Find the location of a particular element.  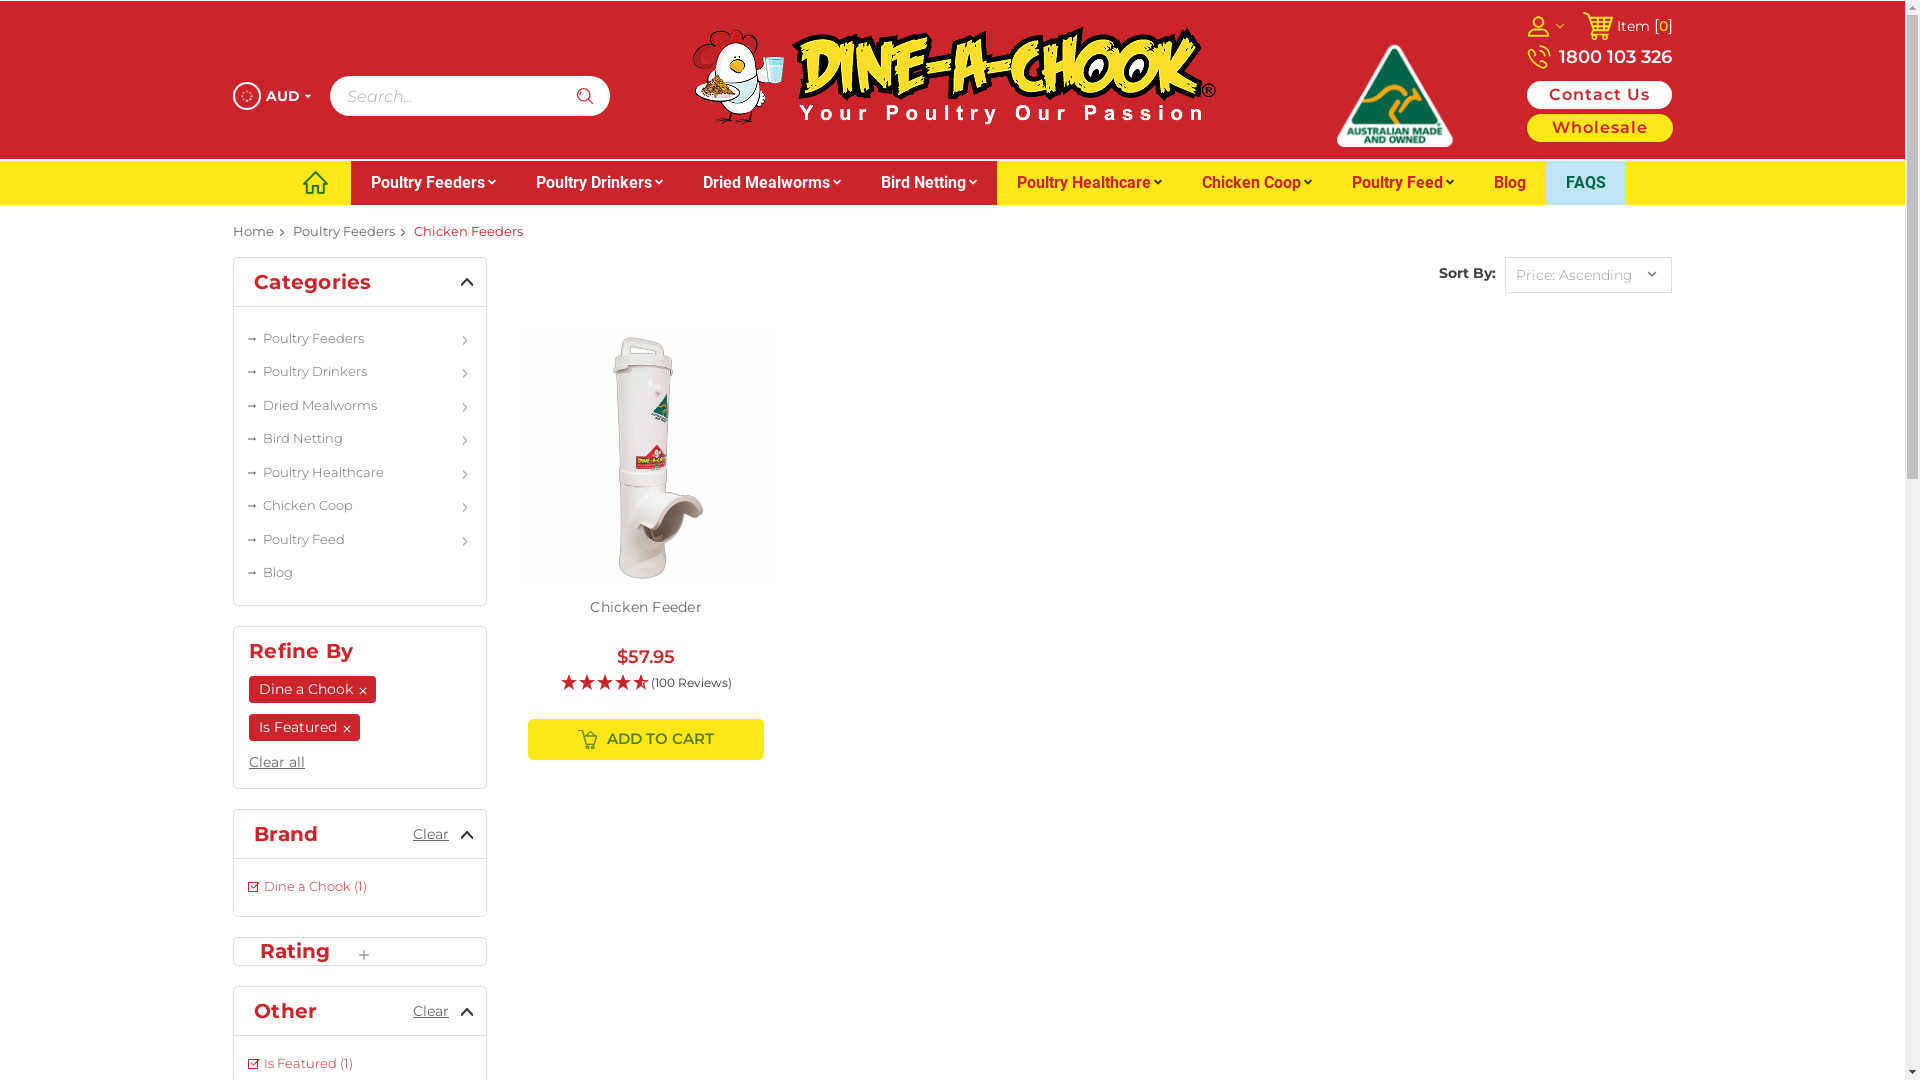

'Chicken Feeder' is located at coordinates (589, 605).